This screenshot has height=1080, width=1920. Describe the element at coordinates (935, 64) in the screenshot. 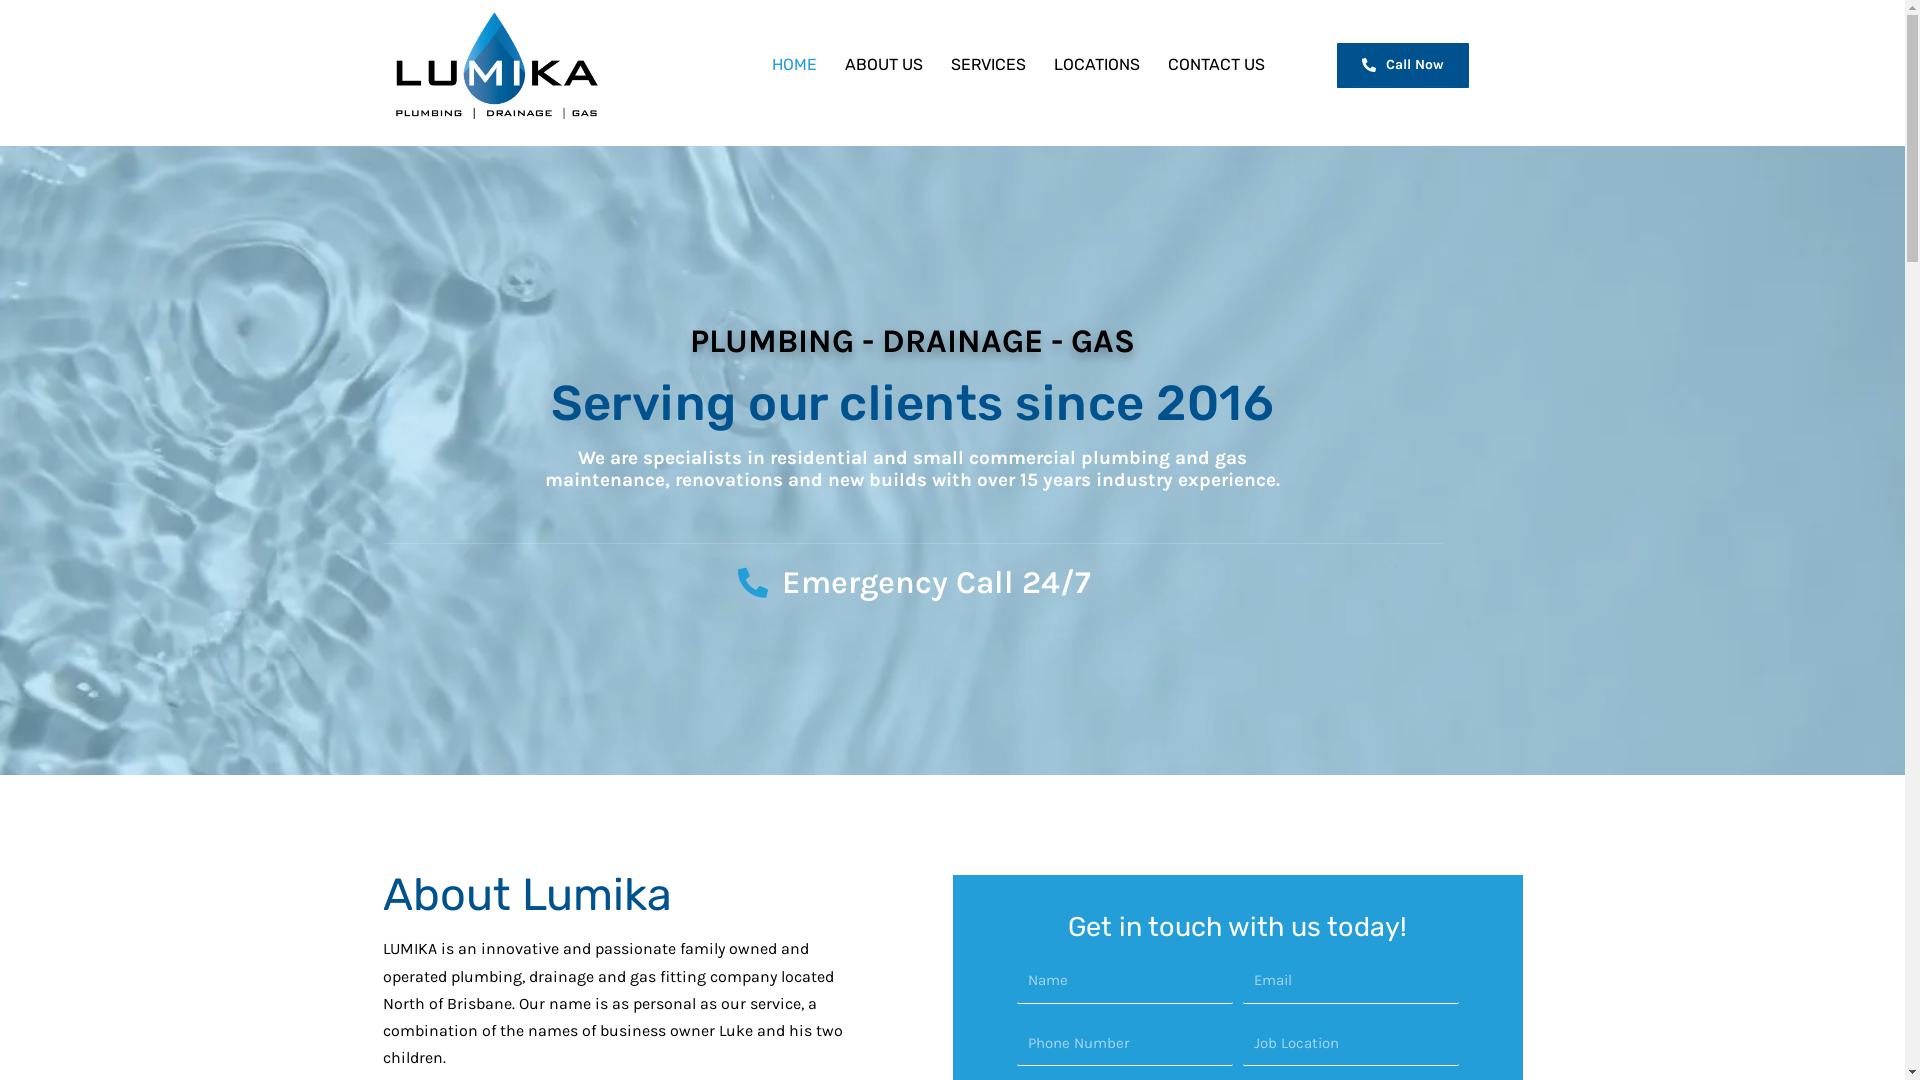

I see `'SERVICES'` at that location.